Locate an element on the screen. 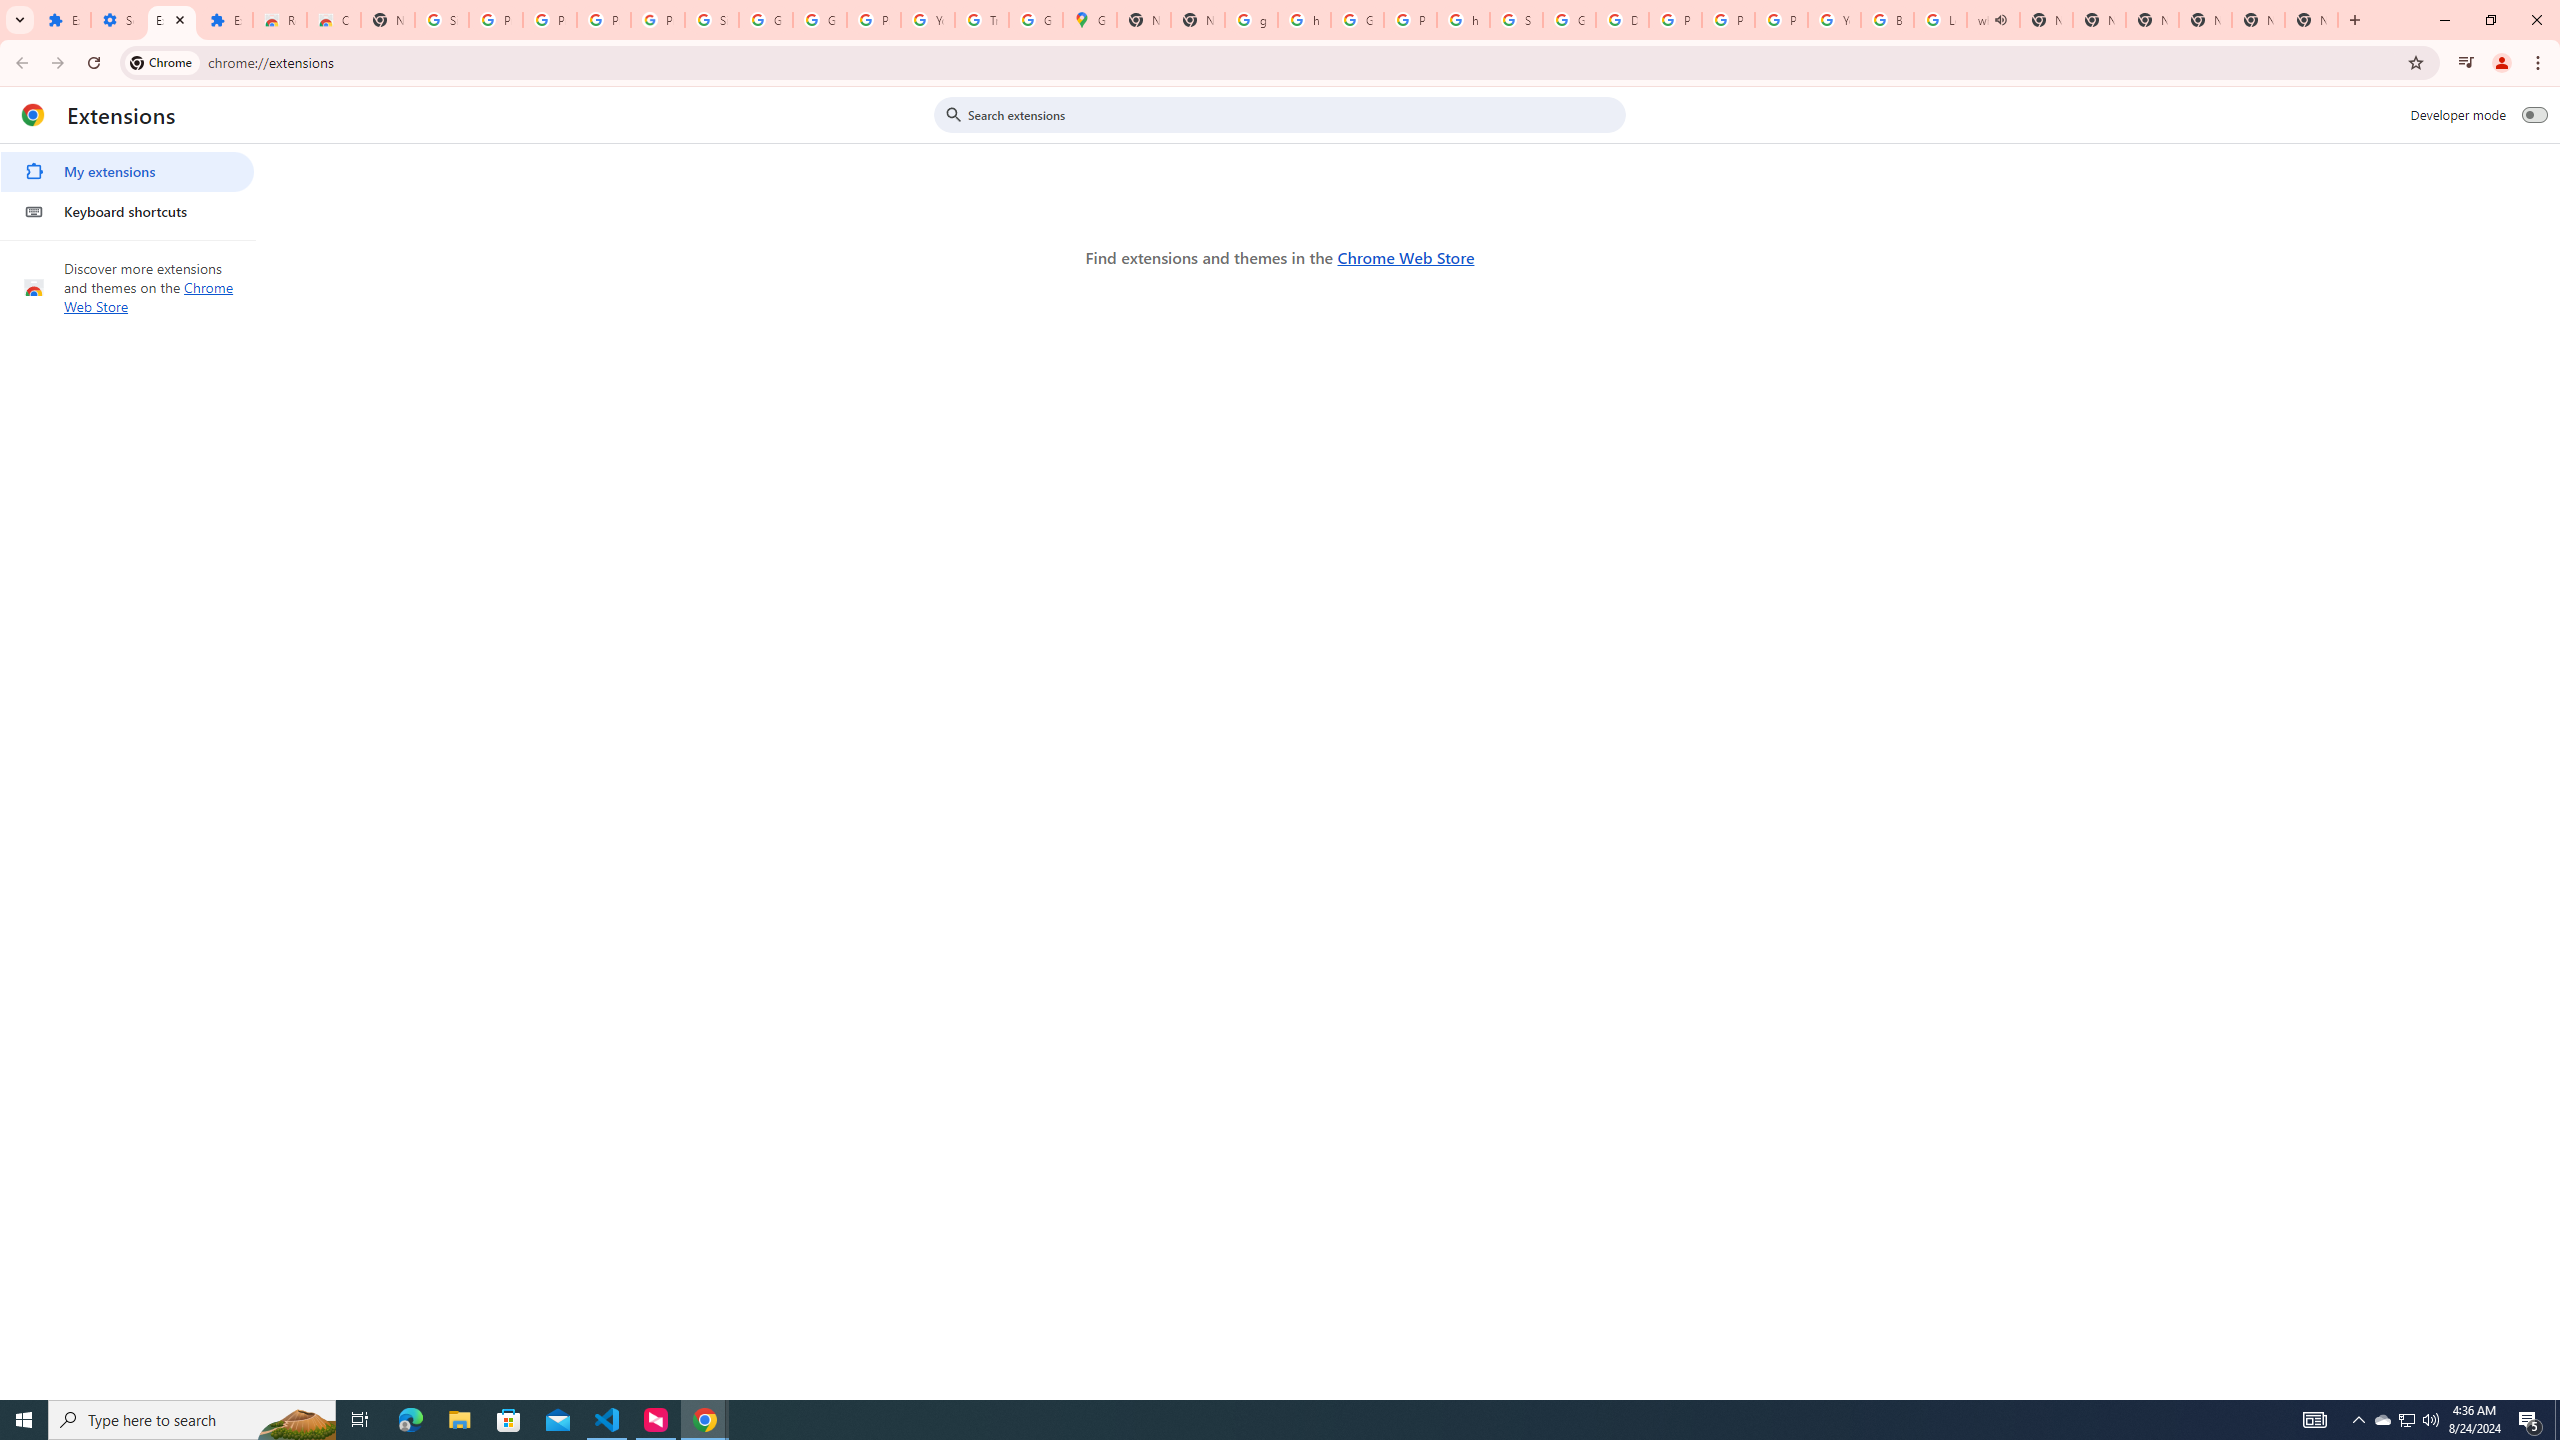  'Chrome Web Store - Themes' is located at coordinates (334, 19).